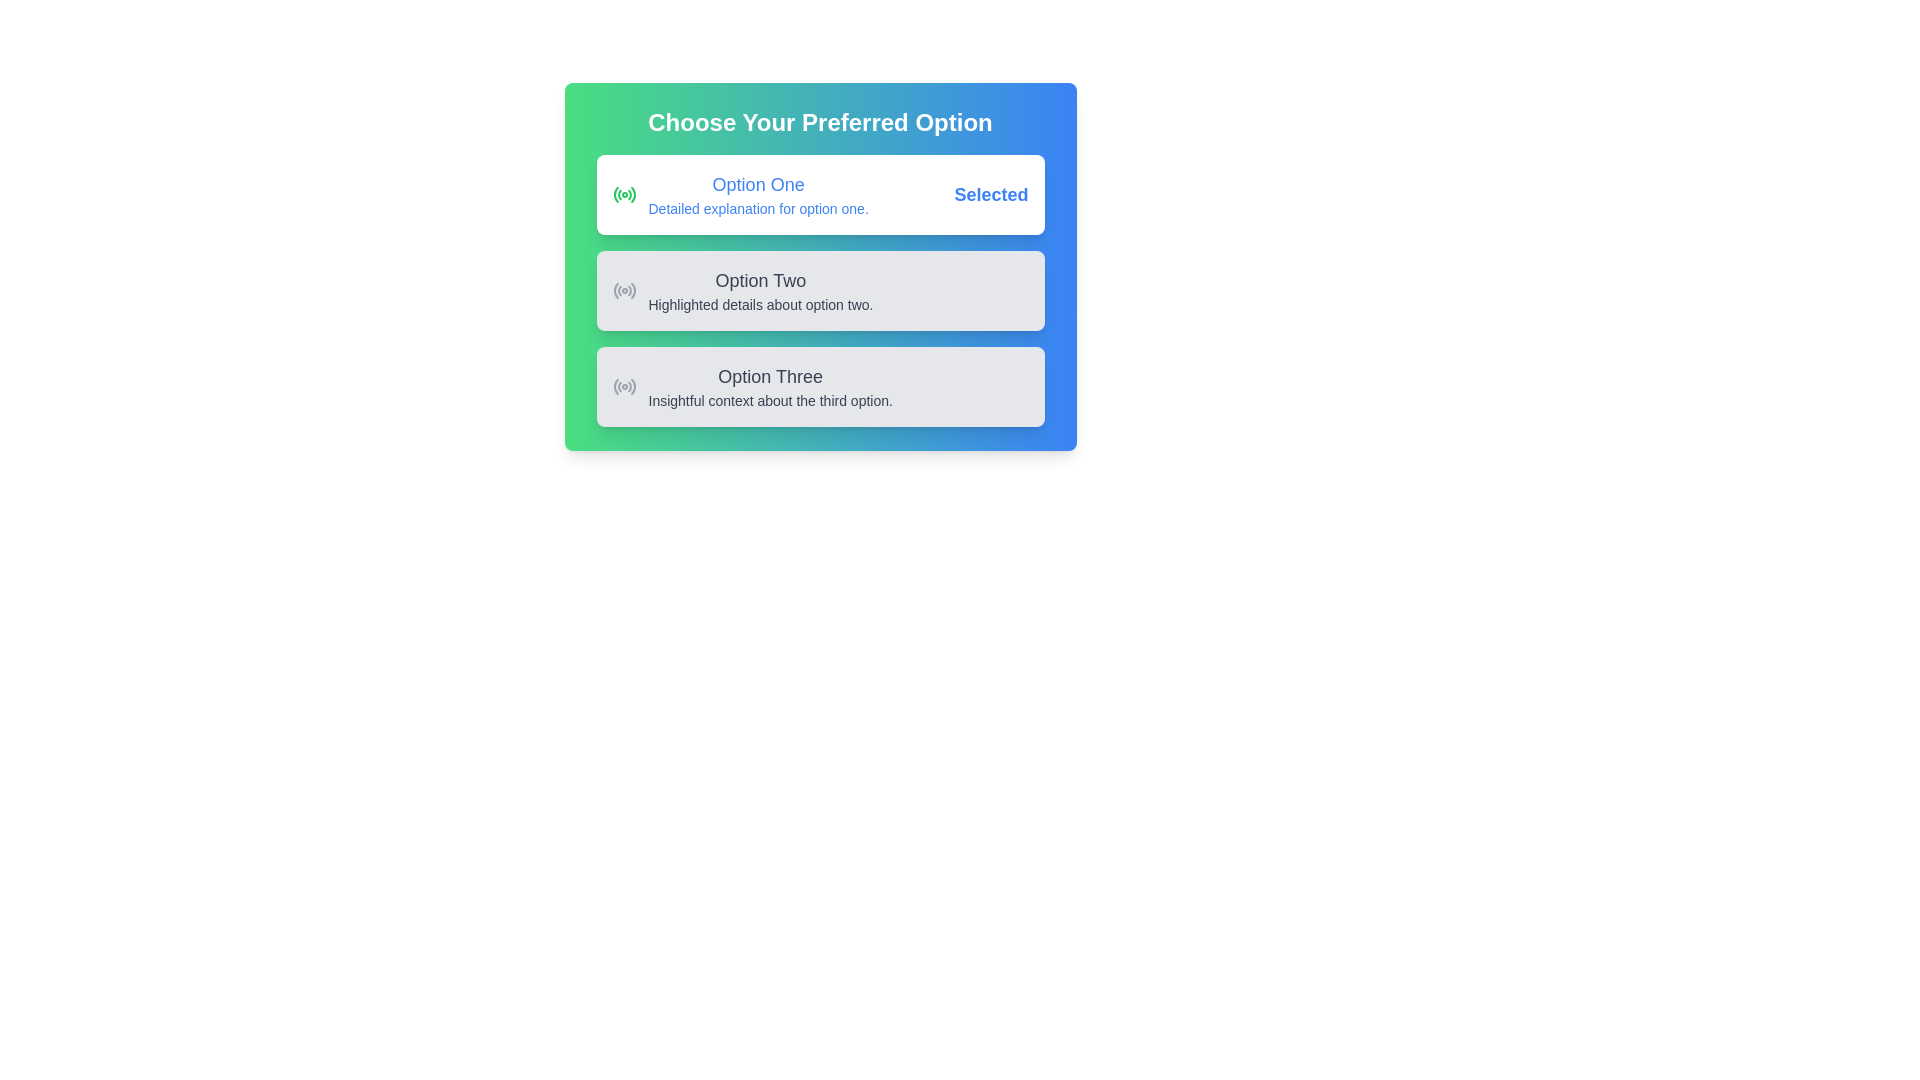 The width and height of the screenshot is (1920, 1080). I want to click on the 'Option Two' radio button icon, so click(623, 290).